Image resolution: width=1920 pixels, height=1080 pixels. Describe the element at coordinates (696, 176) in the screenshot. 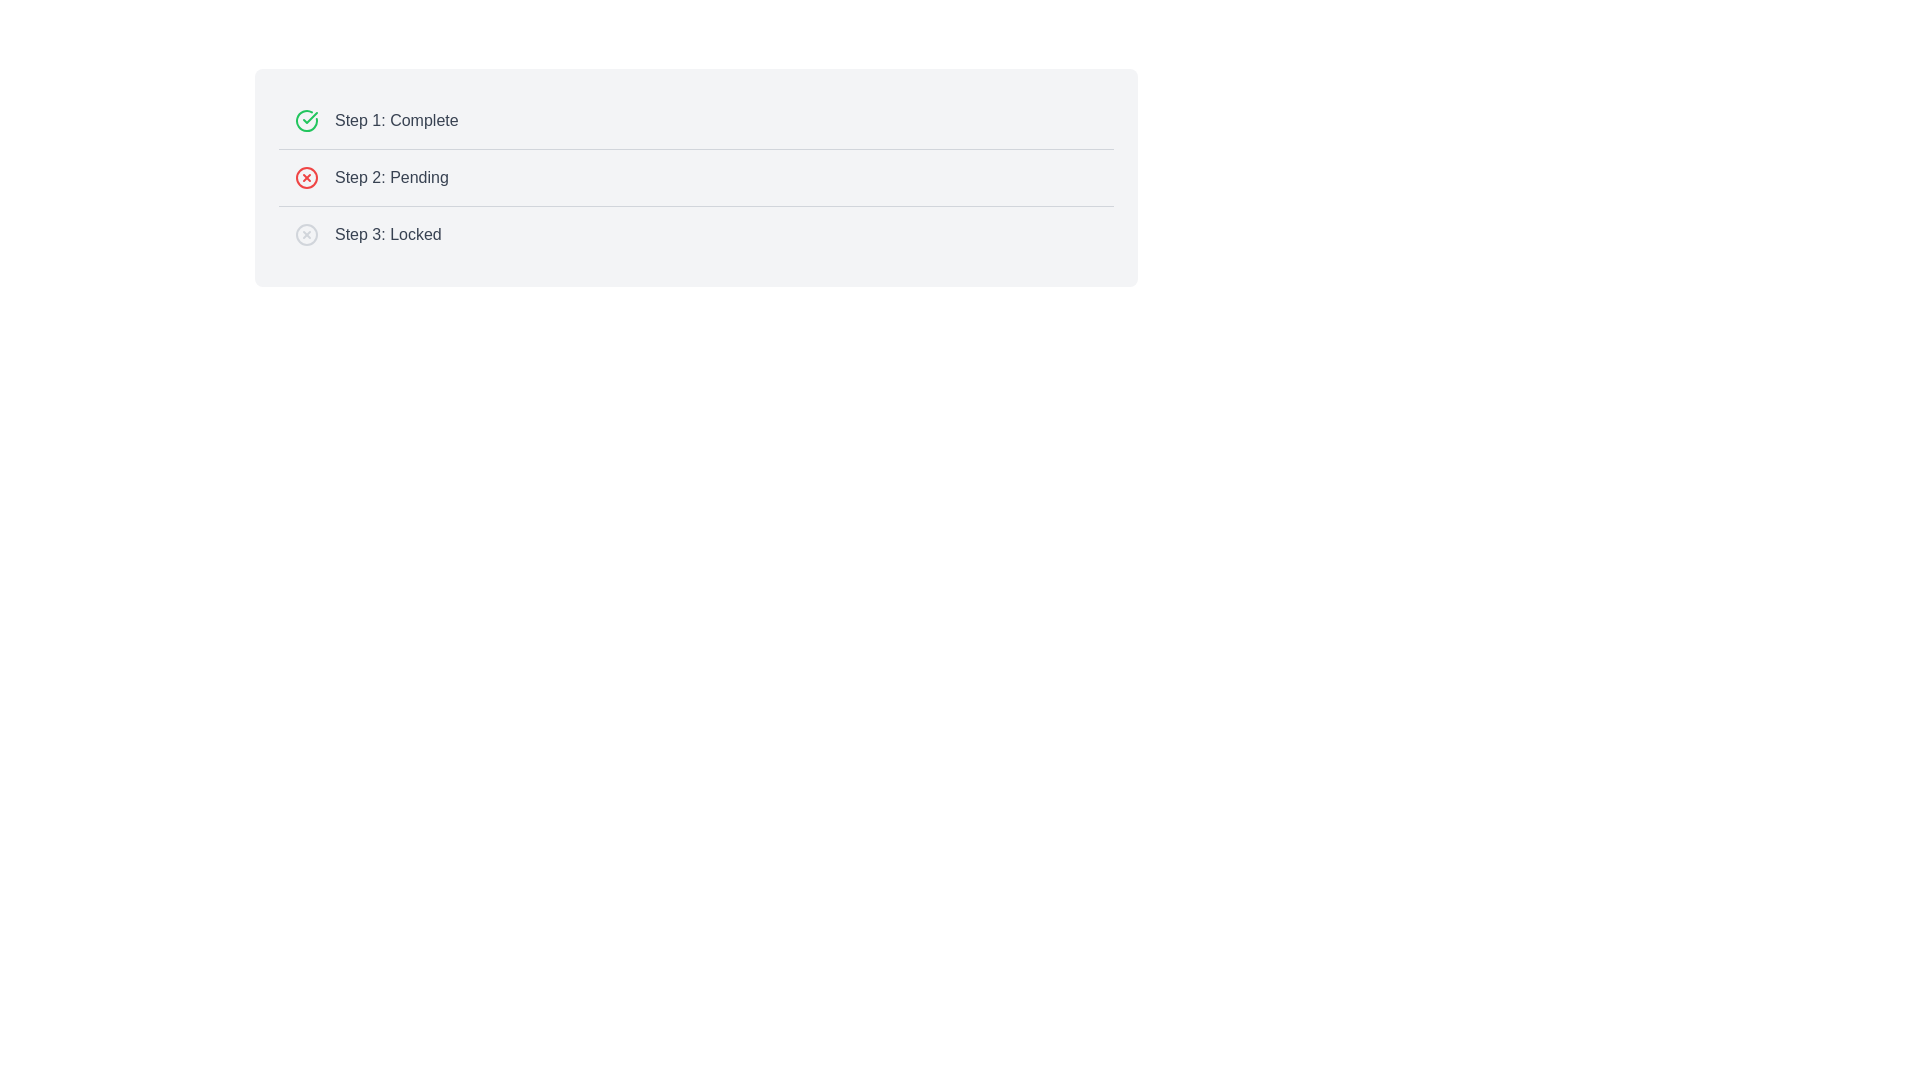

I see `the Progress tracker display element that shows the current state of a multi-step process, specifically targeting the second row labeled 'Step 2: Pending'` at that location.